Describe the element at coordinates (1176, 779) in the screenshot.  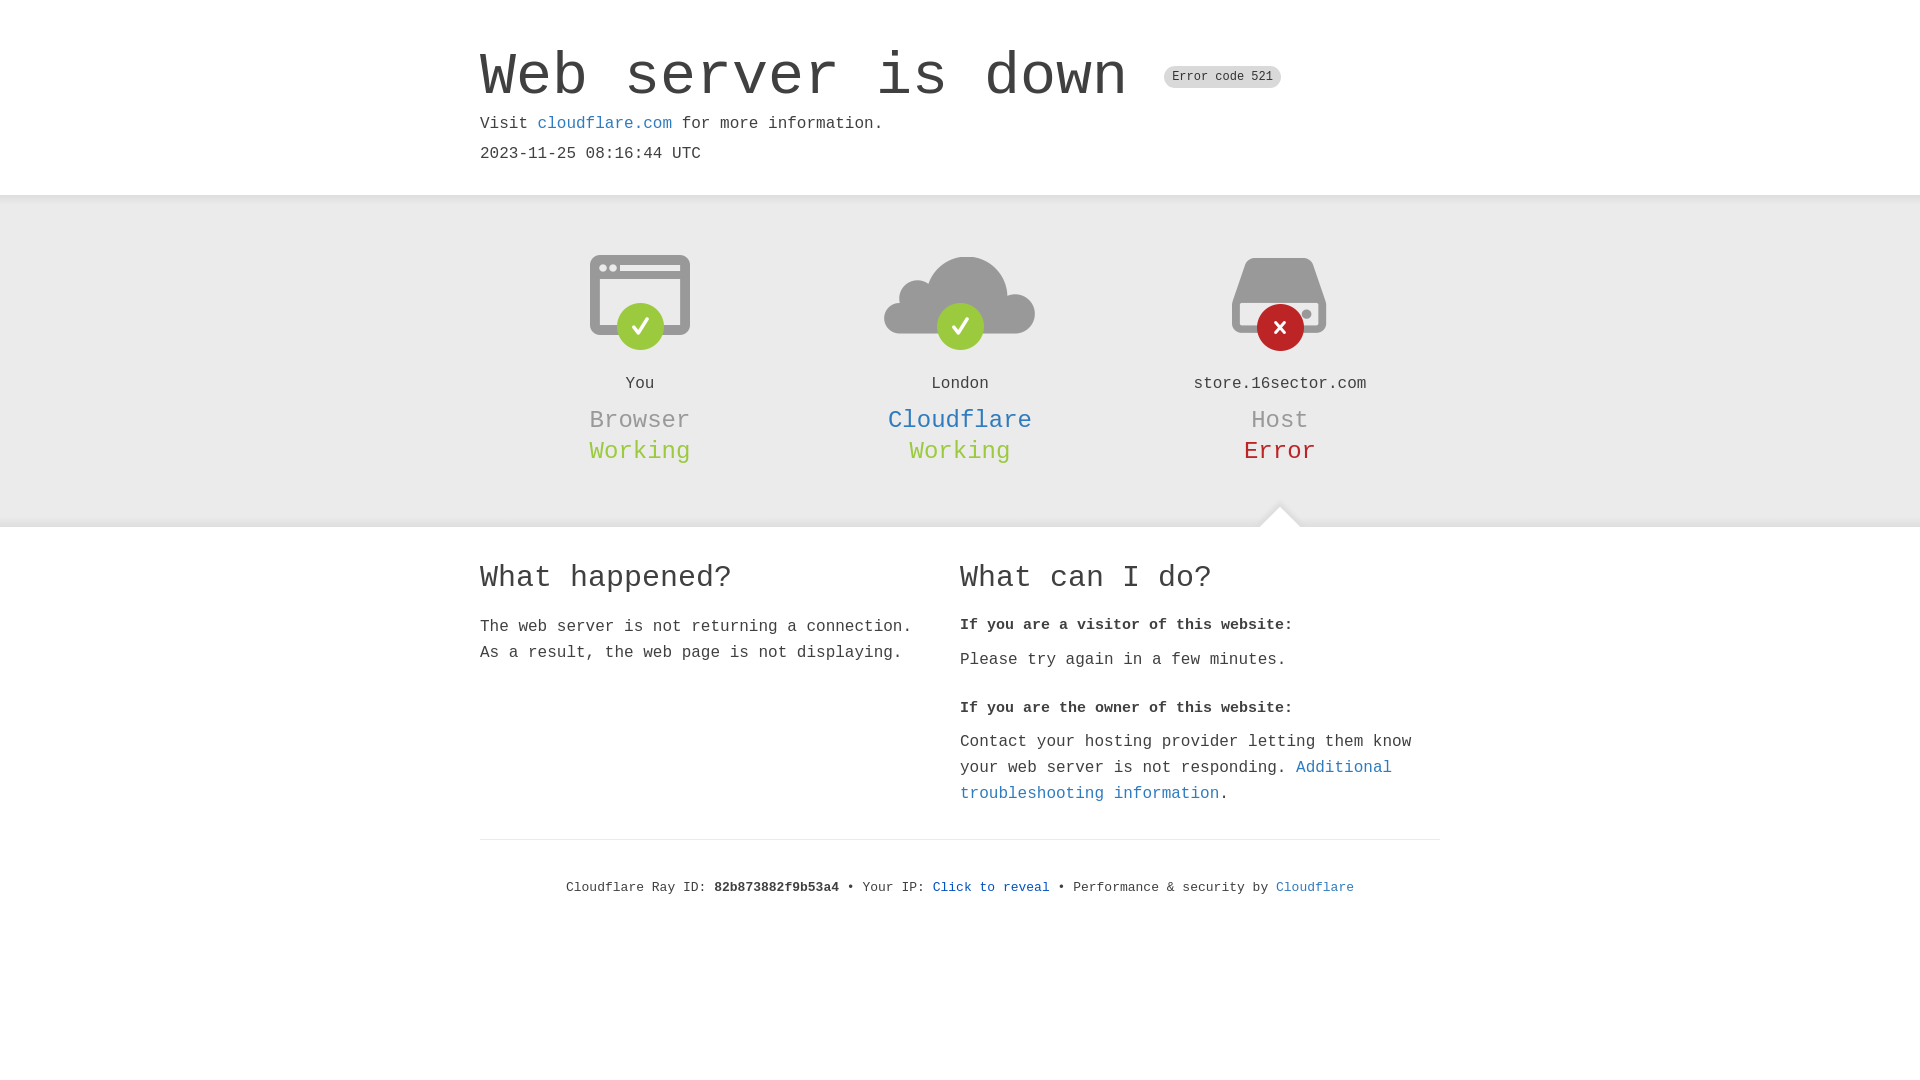
I see `'Additional troubleshooting information'` at that location.